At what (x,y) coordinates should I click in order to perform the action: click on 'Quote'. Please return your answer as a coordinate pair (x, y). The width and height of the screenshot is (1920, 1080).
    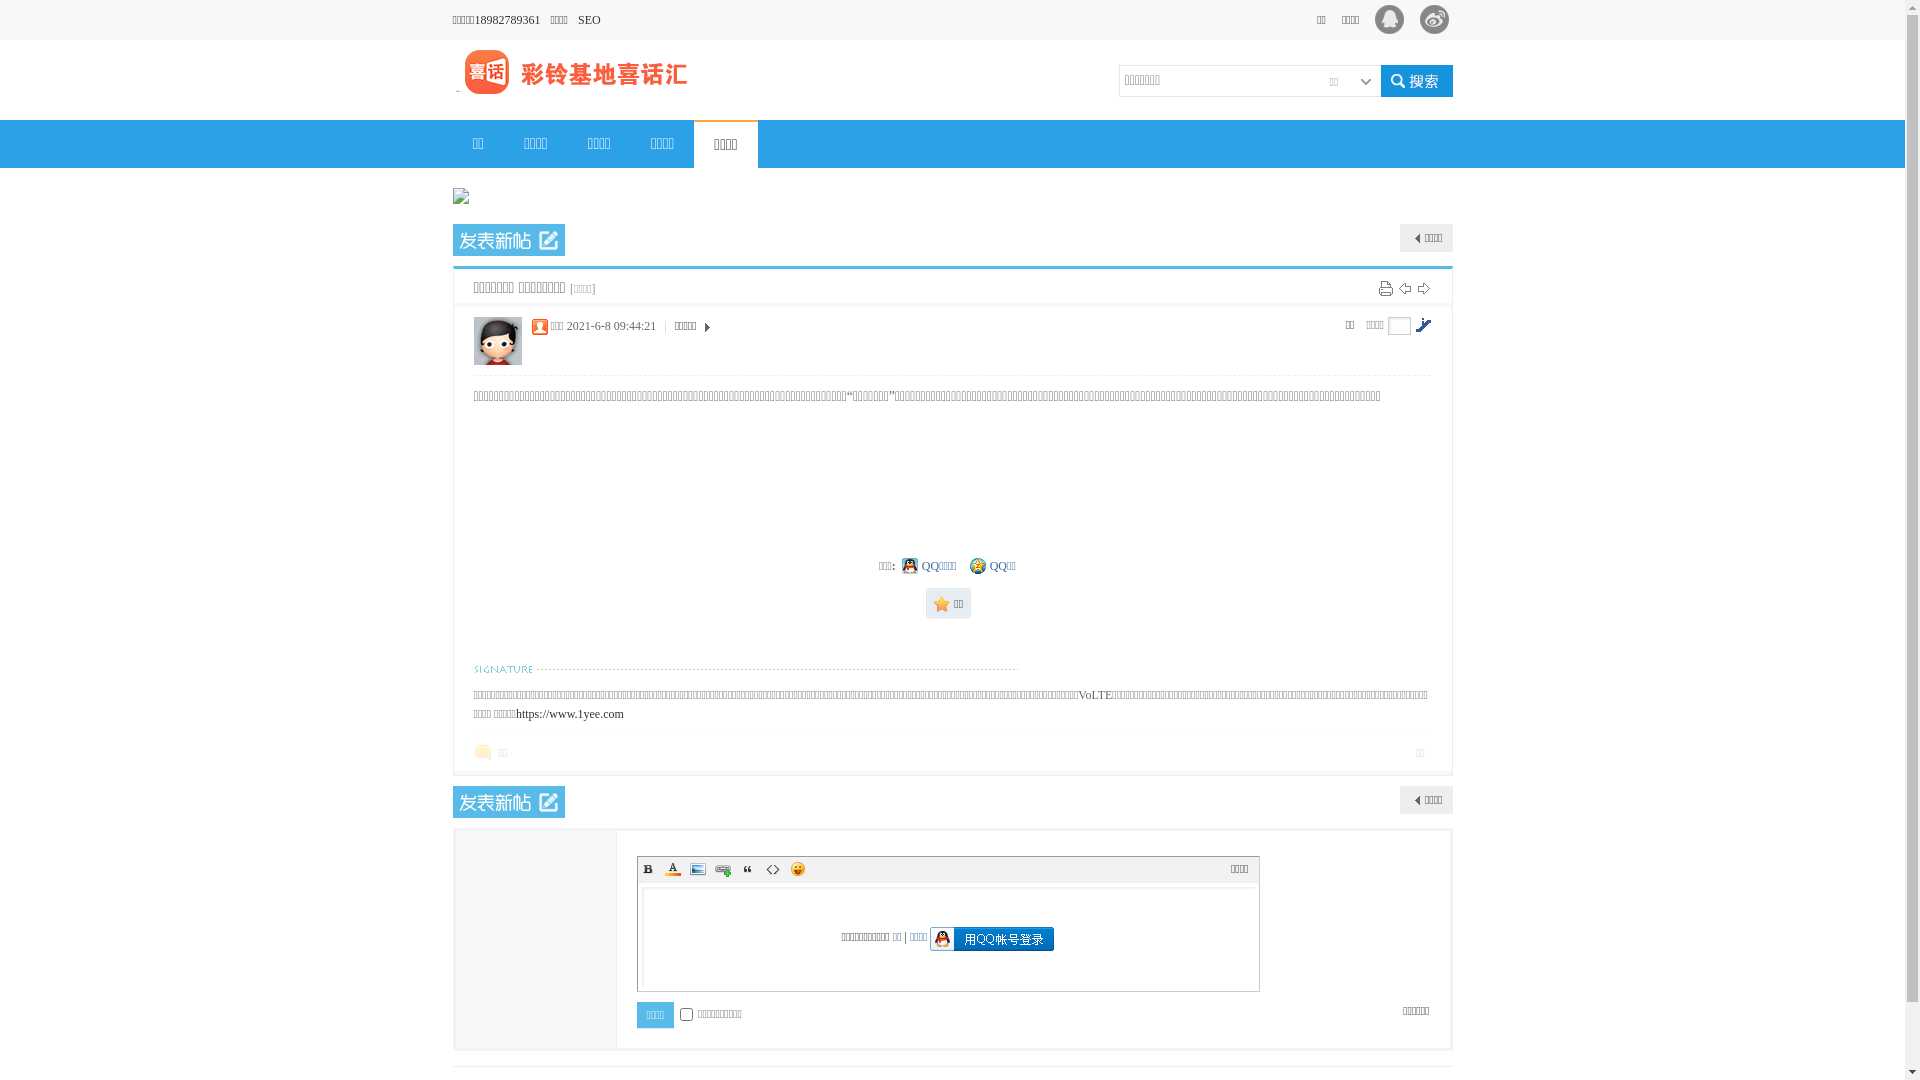
    Looking at the image, I should click on (747, 867).